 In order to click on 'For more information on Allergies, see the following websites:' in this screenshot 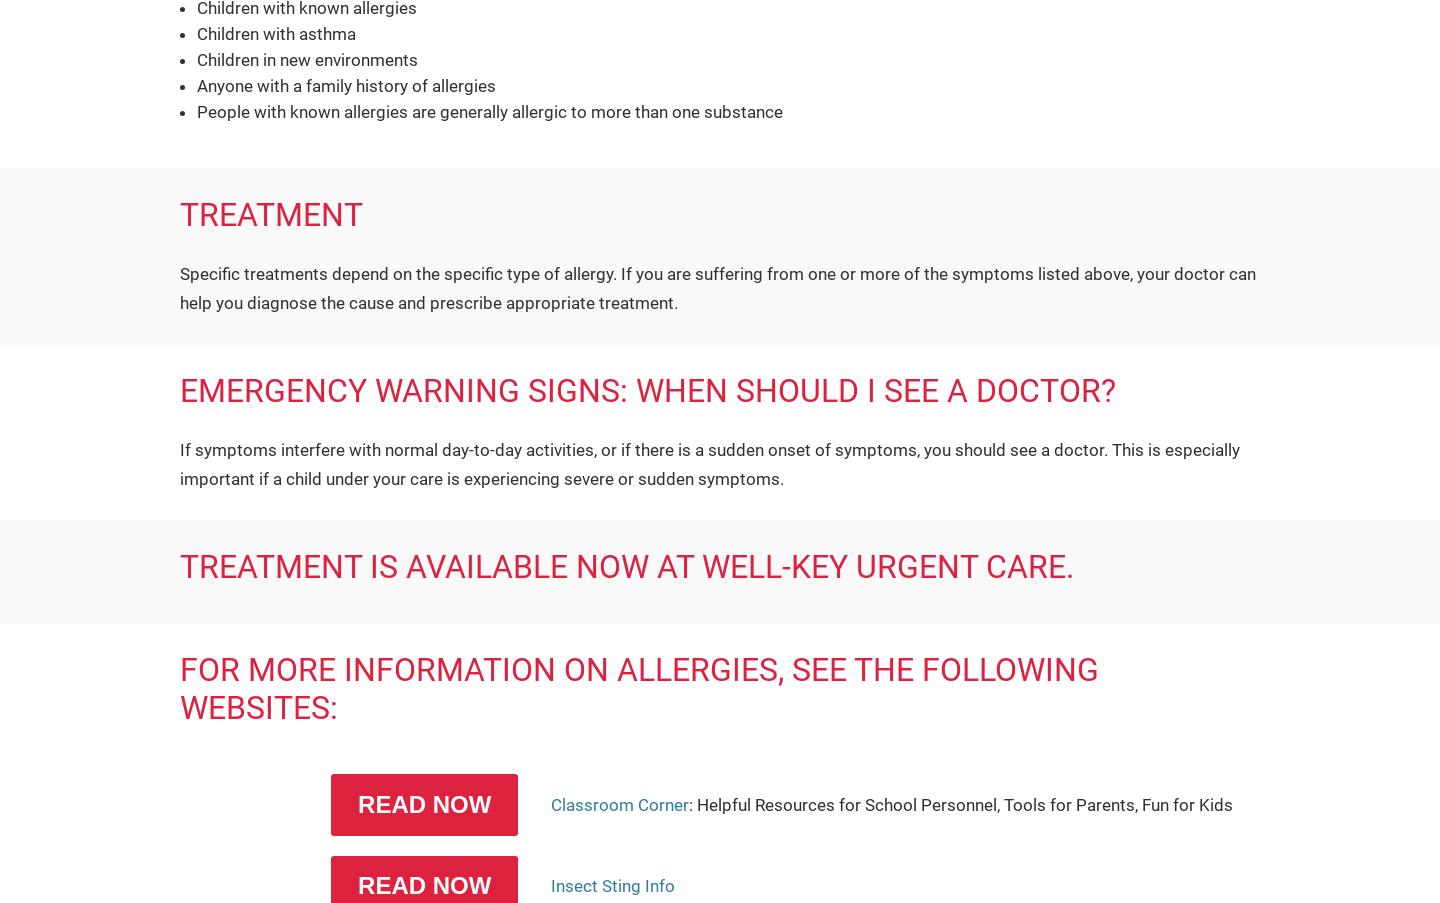, I will do `click(638, 687)`.